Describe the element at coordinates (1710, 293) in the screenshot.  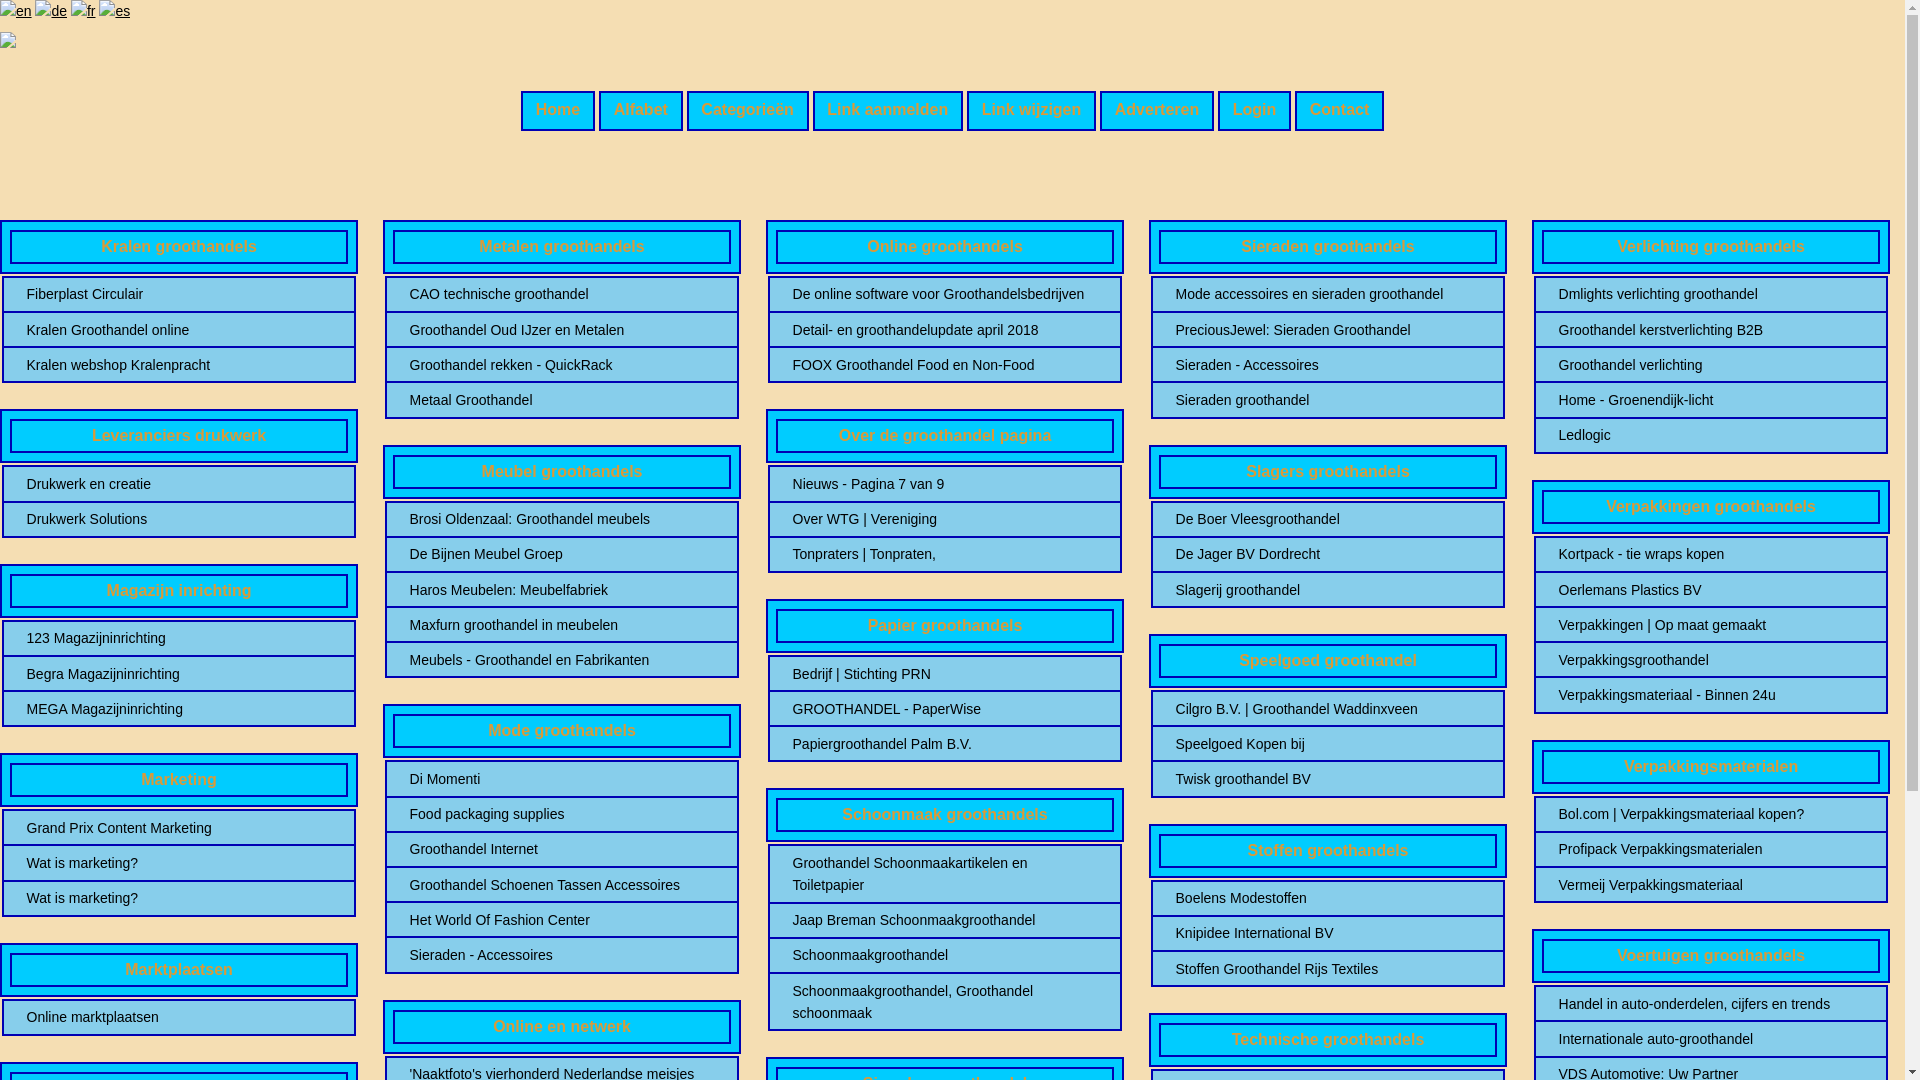
I see `'Dmlights verlichting groothandel'` at that location.